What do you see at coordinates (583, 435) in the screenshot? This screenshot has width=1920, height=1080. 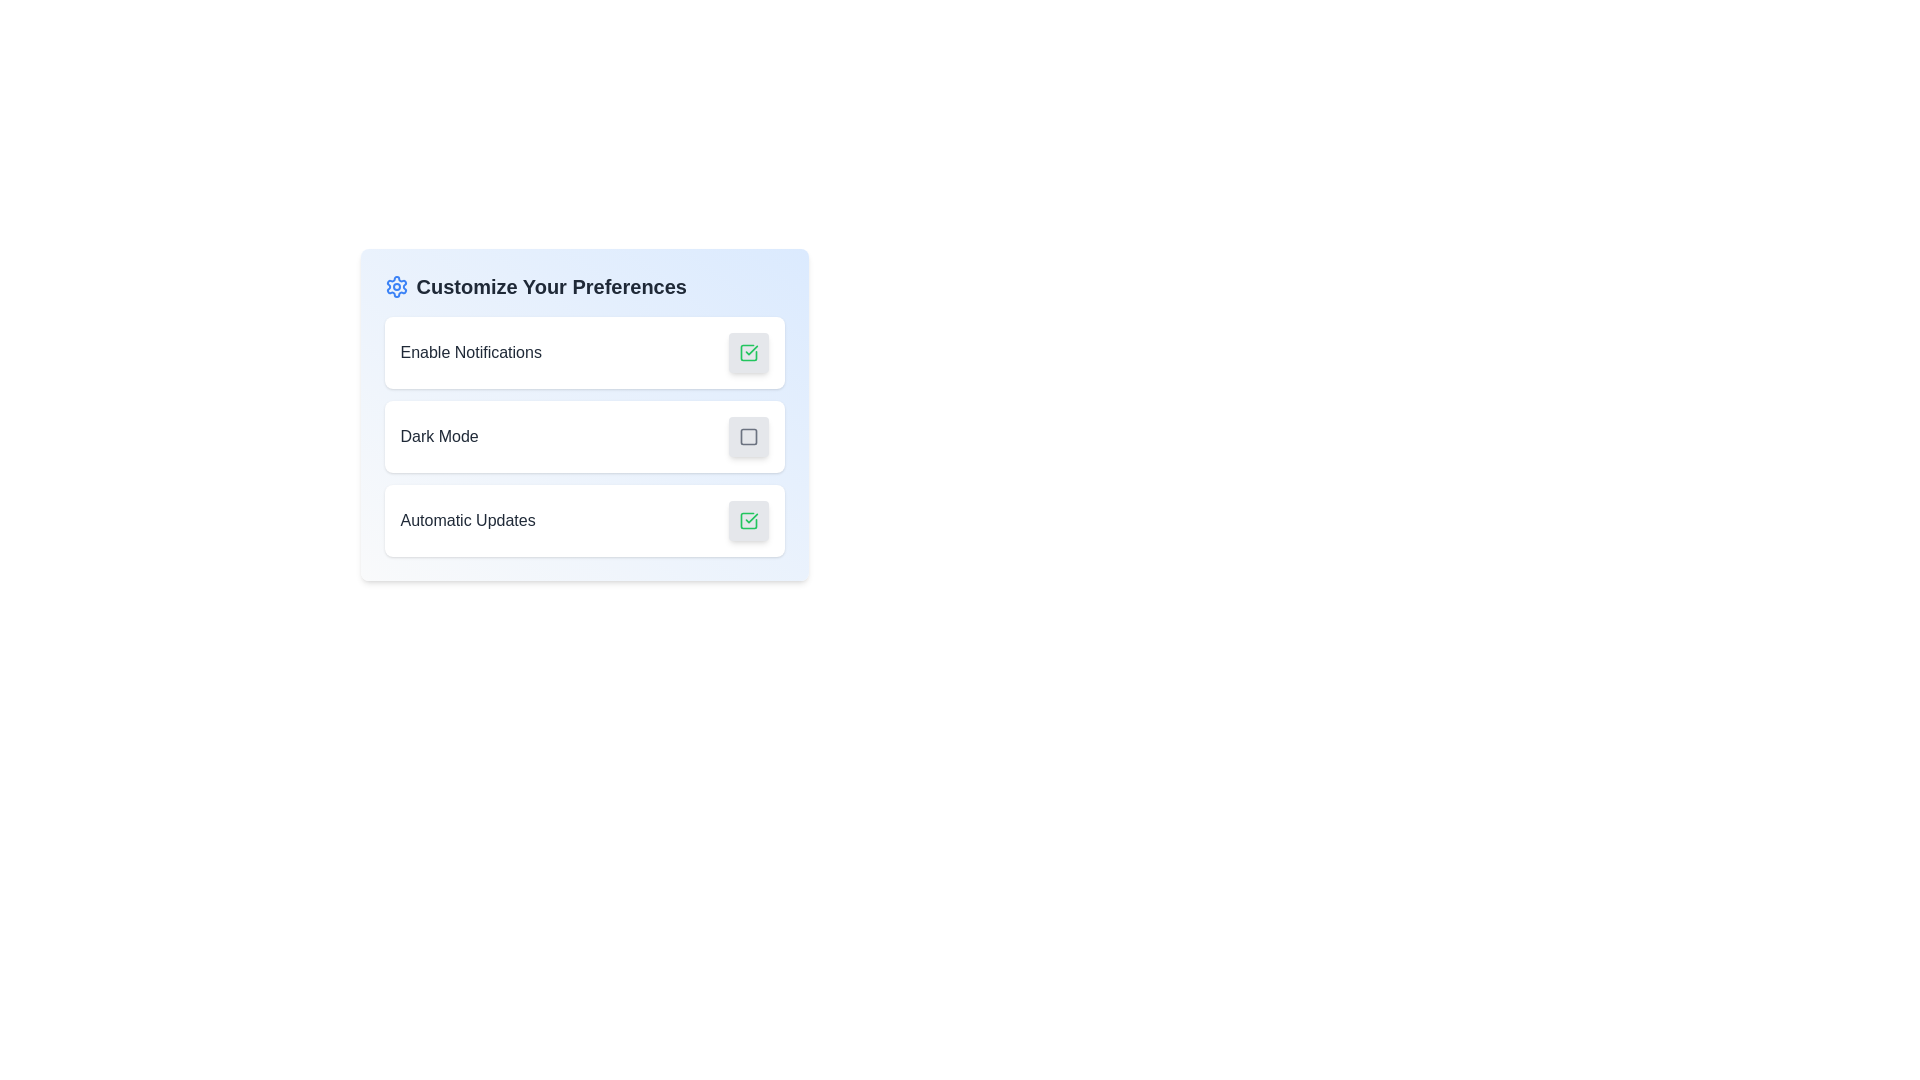 I see `the List of toggleable preference options that includes preferences like 'Enable Notifications', 'Dark Mode', and 'Automatic Updates'` at bounding box center [583, 435].